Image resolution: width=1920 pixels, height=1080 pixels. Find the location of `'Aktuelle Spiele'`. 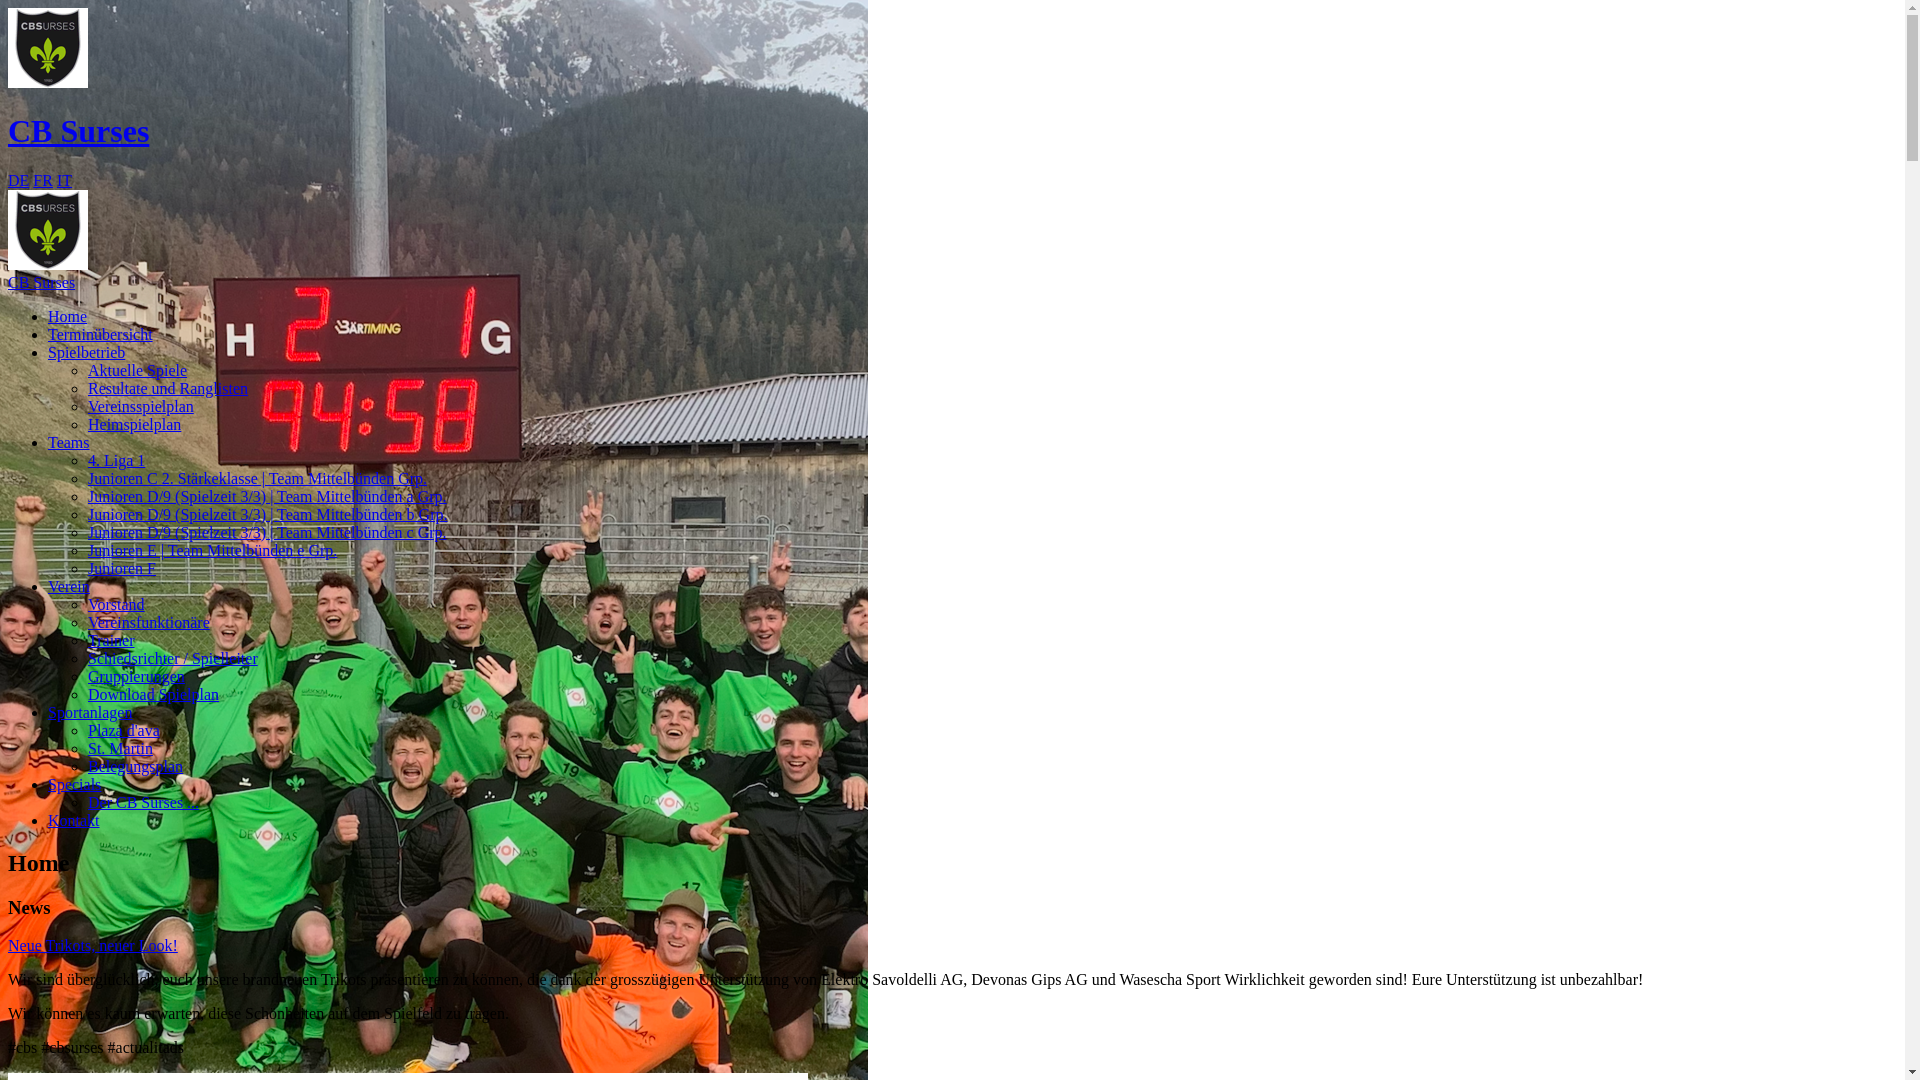

'Aktuelle Spiele' is located at coordinates (136, 370).